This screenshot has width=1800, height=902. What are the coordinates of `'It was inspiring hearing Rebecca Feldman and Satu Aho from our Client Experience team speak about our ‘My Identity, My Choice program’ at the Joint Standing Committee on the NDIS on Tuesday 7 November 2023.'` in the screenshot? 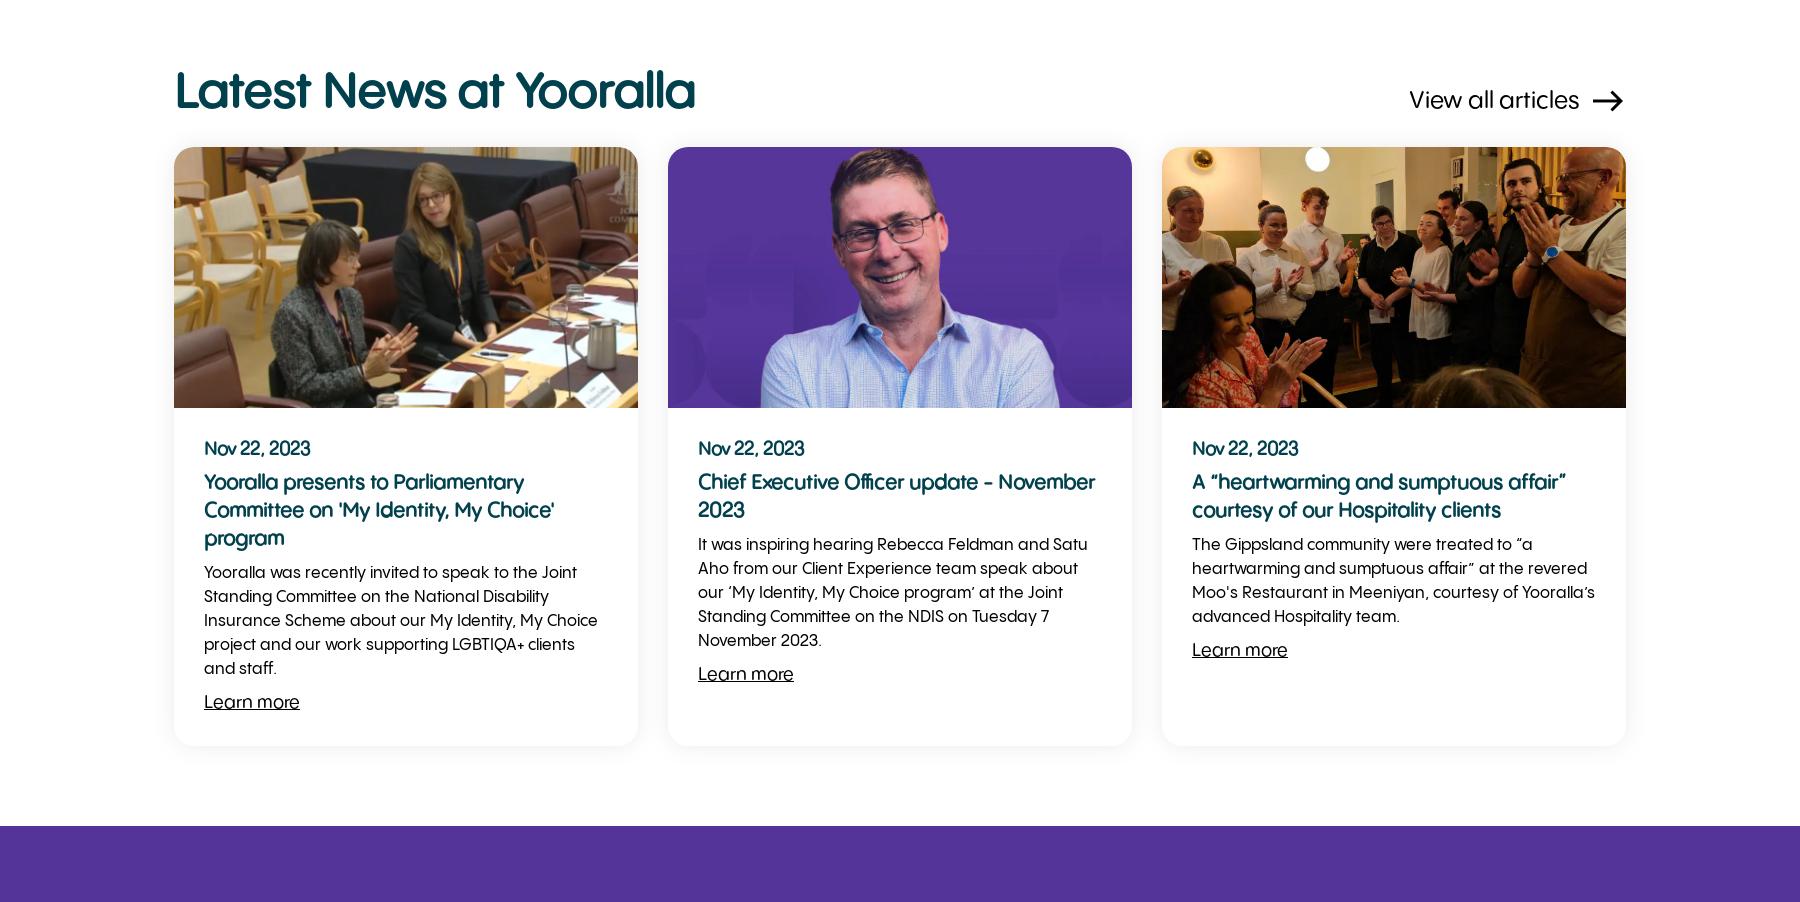 It's located at (892, 593).